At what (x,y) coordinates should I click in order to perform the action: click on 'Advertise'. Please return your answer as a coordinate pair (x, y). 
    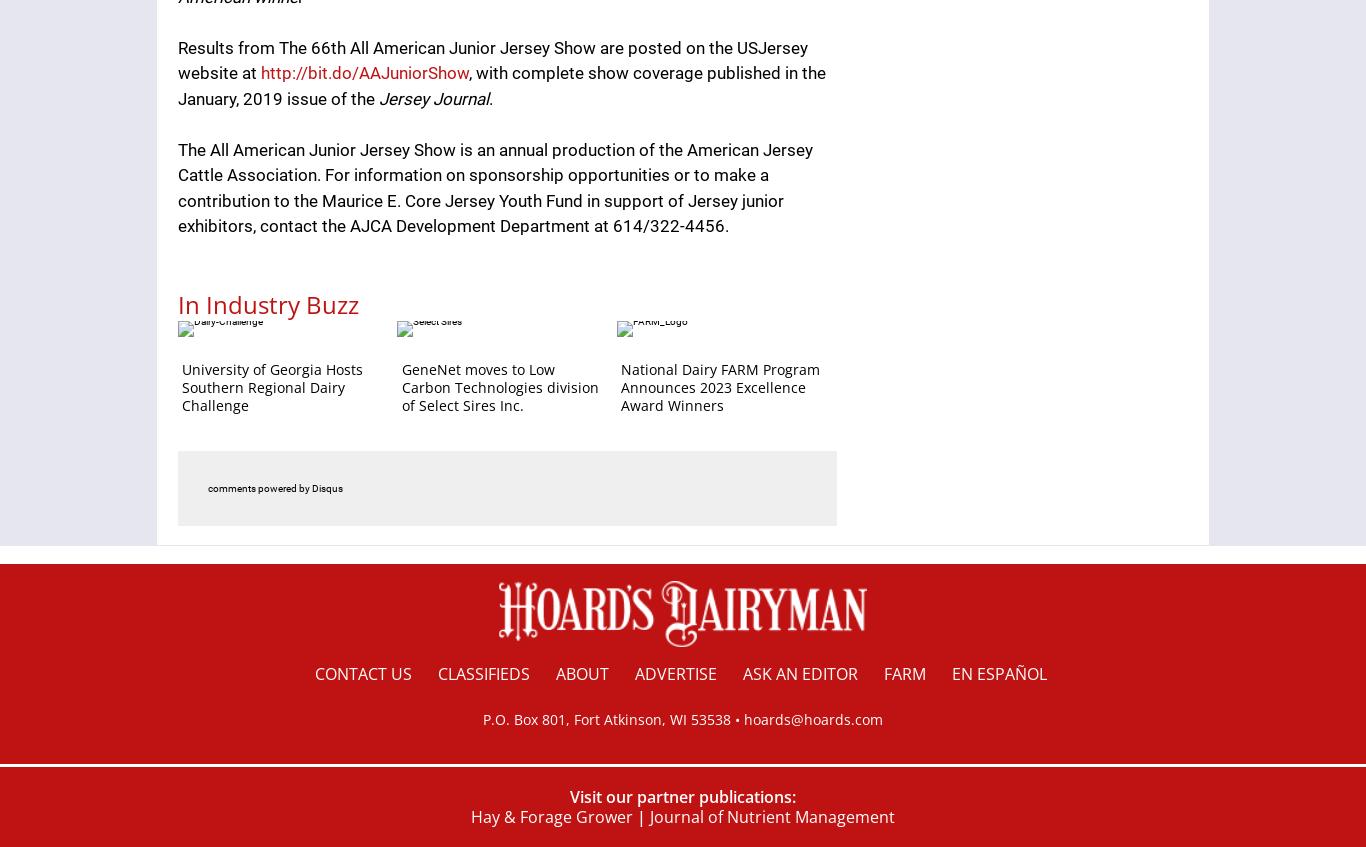
    Looking at the image, I should click on (675, 673).